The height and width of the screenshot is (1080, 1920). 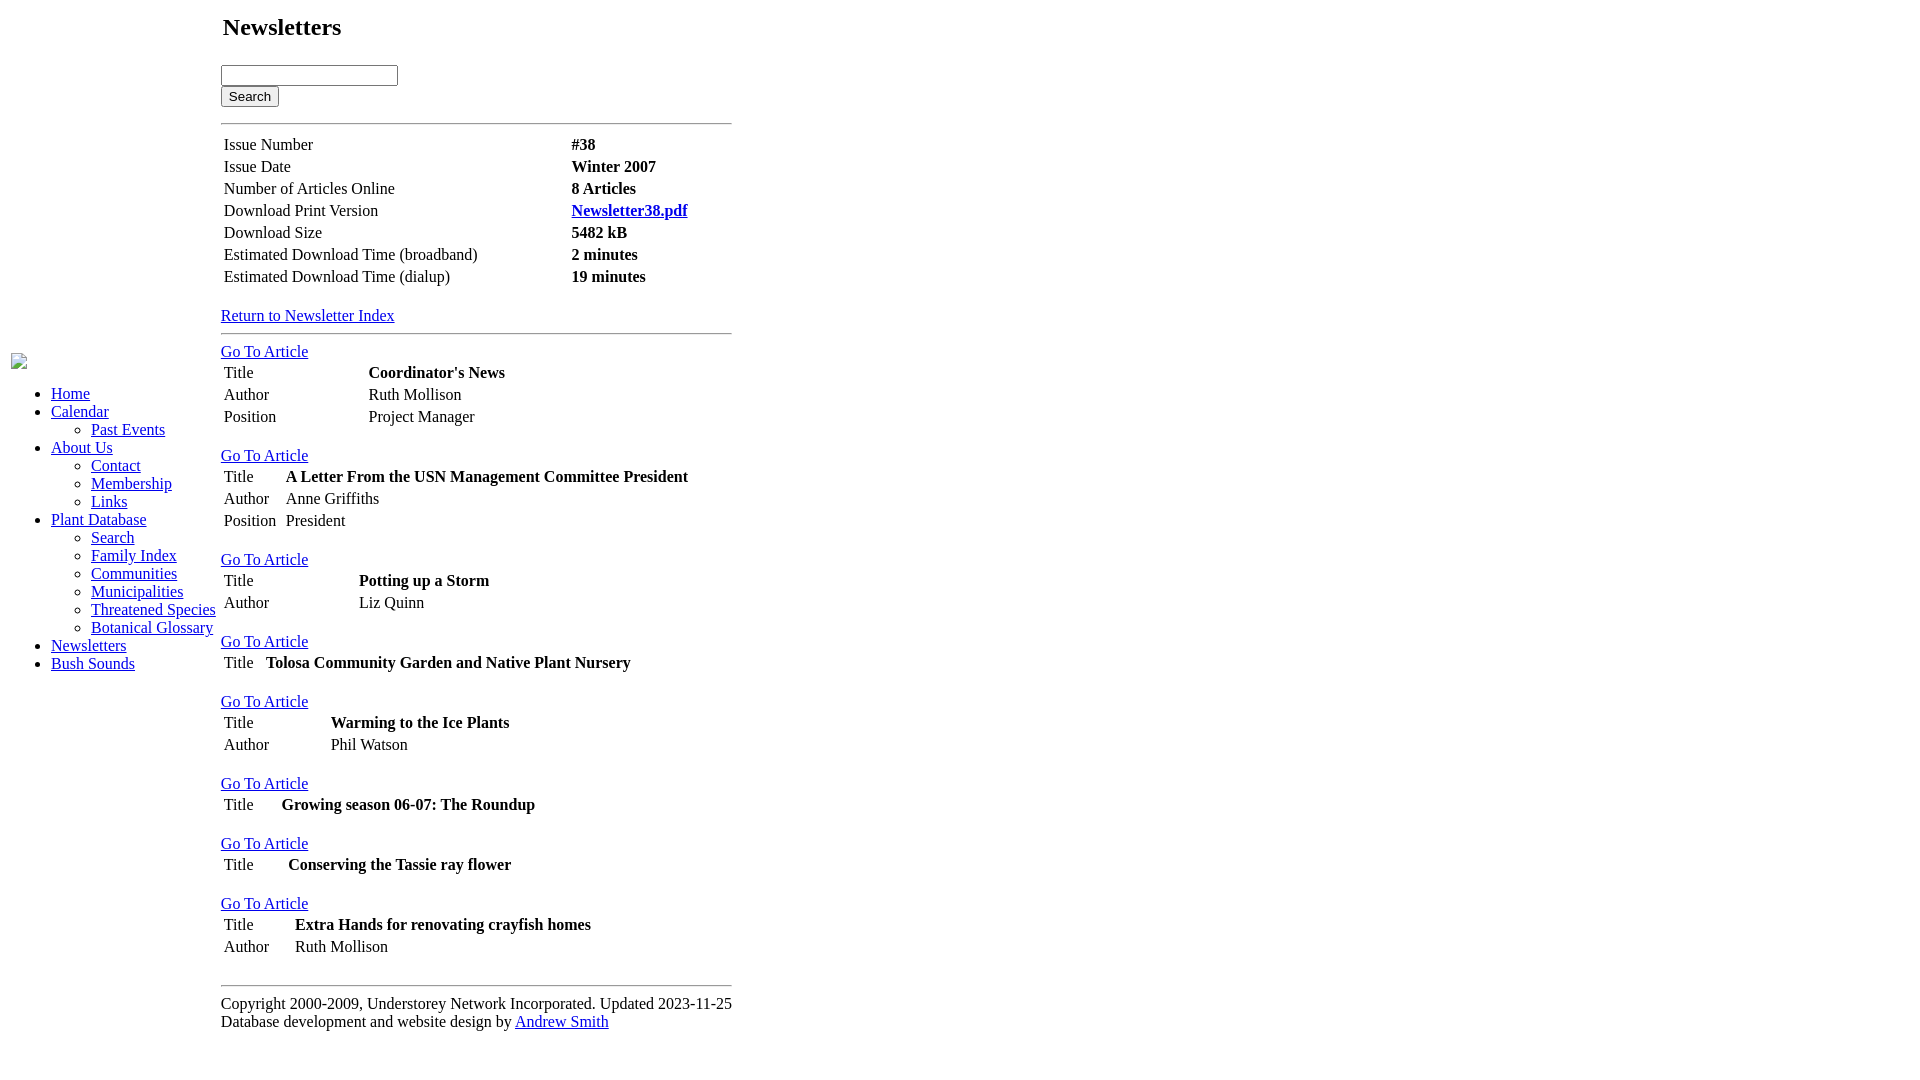 What do you see at coordinates (80, 446) in the screenshot?
I see `'About Us'` at bounding box center [80, 446].